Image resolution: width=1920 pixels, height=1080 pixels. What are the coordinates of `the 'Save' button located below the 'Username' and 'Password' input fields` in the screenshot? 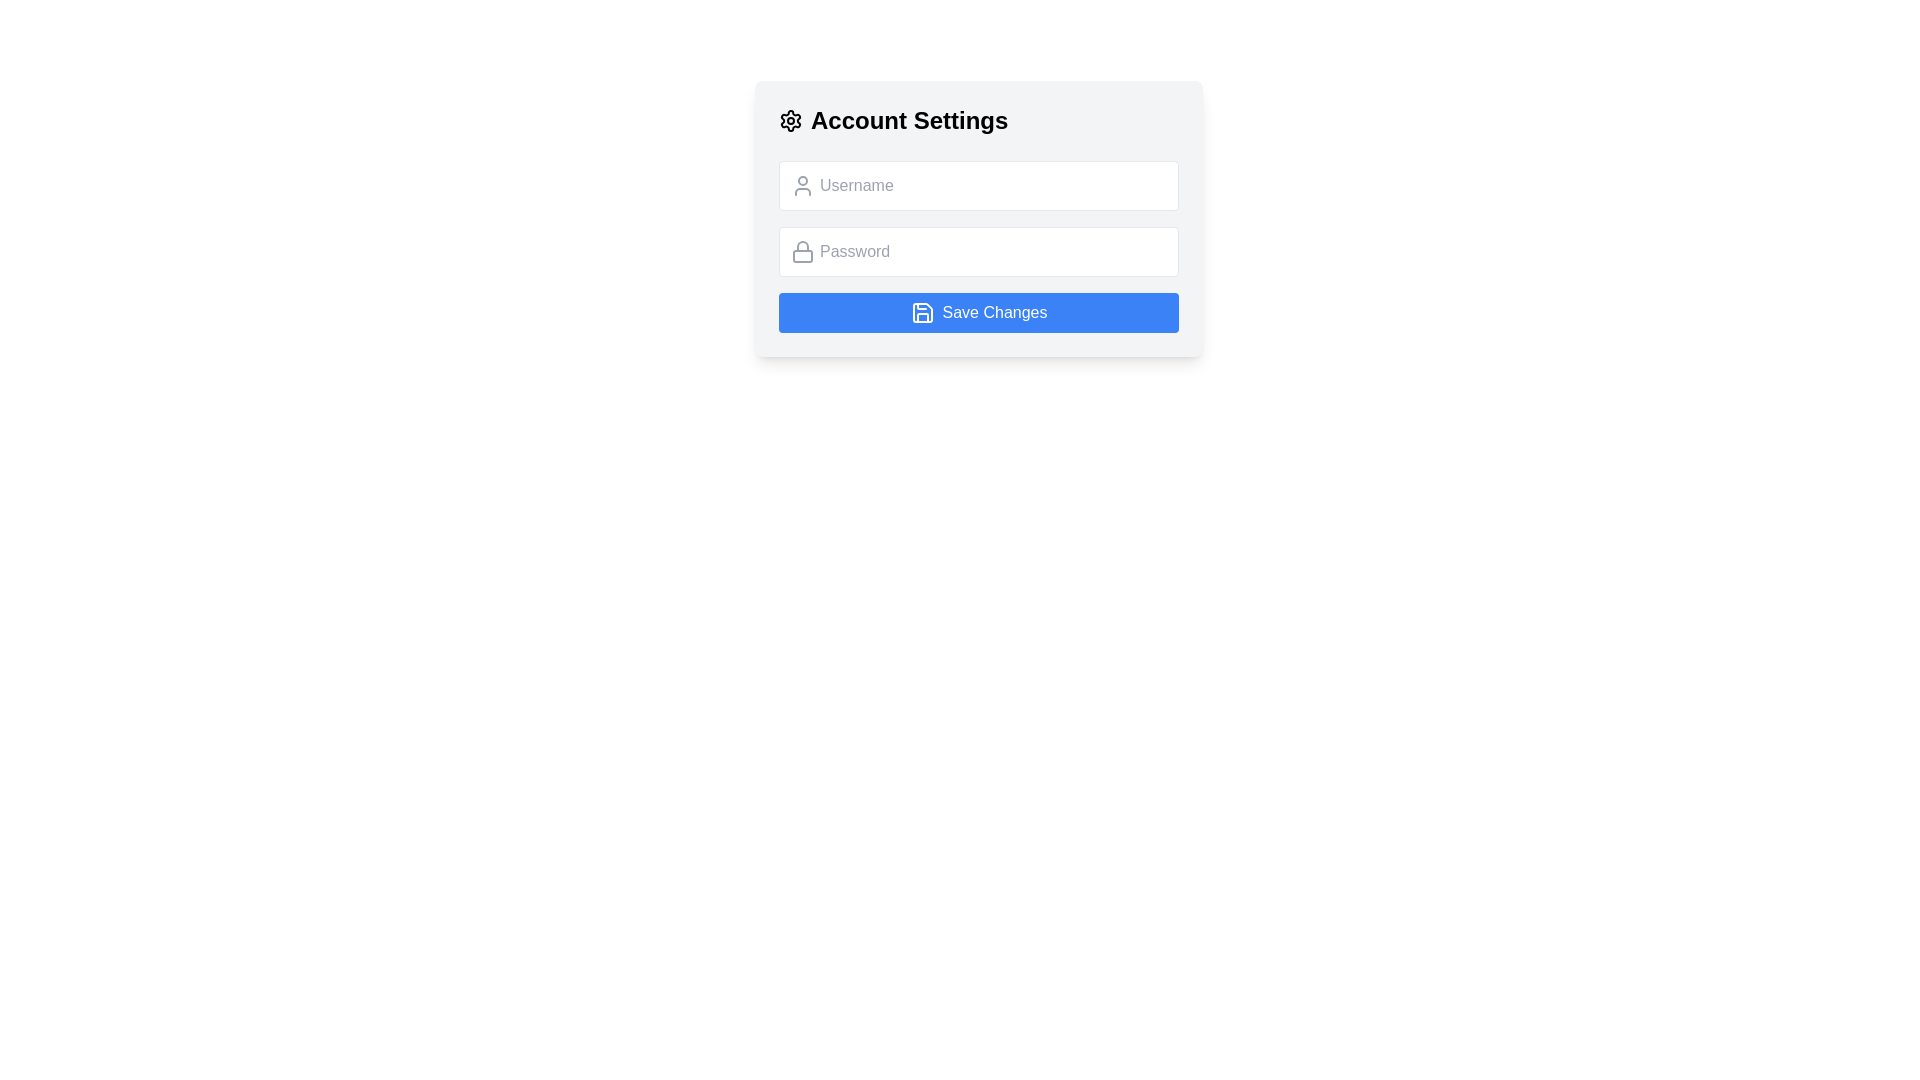 It's located at (979, 312).